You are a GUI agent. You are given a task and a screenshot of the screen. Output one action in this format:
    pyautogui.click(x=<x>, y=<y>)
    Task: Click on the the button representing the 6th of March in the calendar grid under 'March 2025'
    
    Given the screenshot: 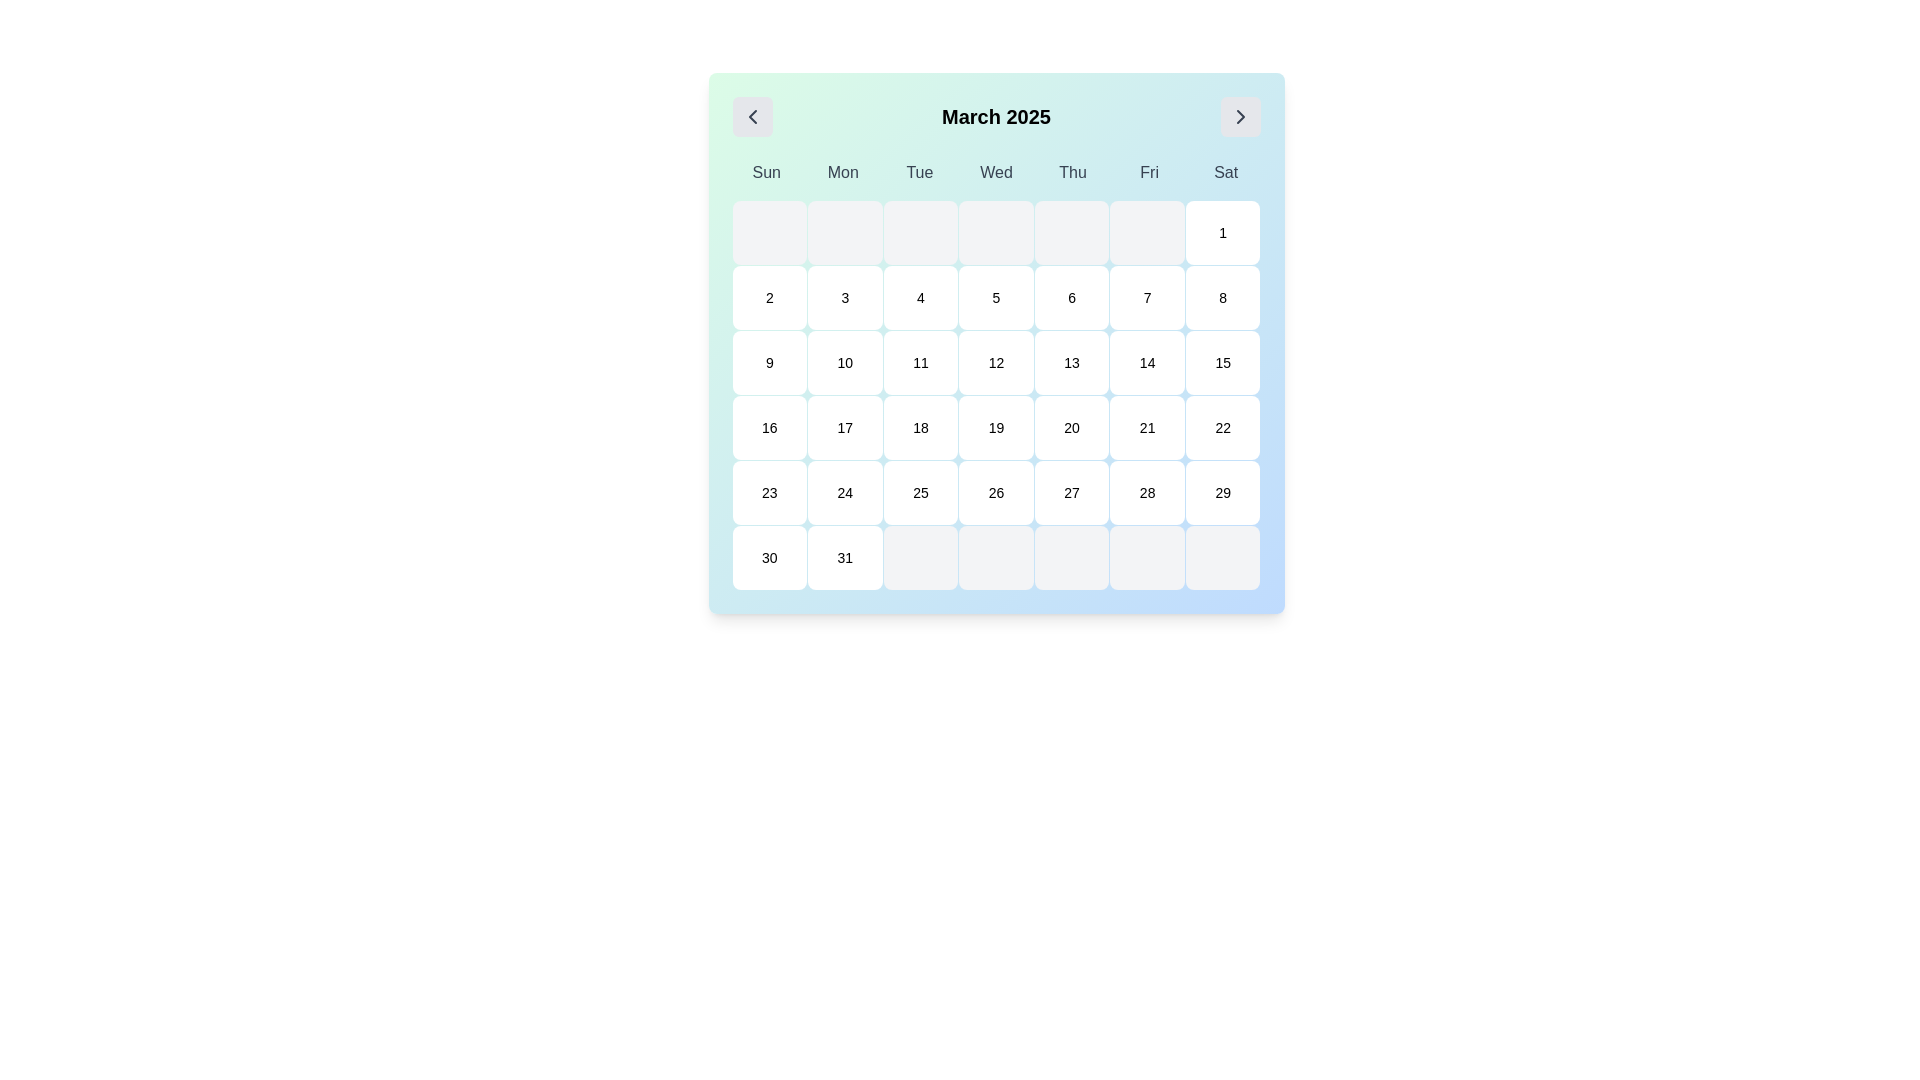 What is the action you would take?
    pyautogui.click(x=1071, y=297)
    